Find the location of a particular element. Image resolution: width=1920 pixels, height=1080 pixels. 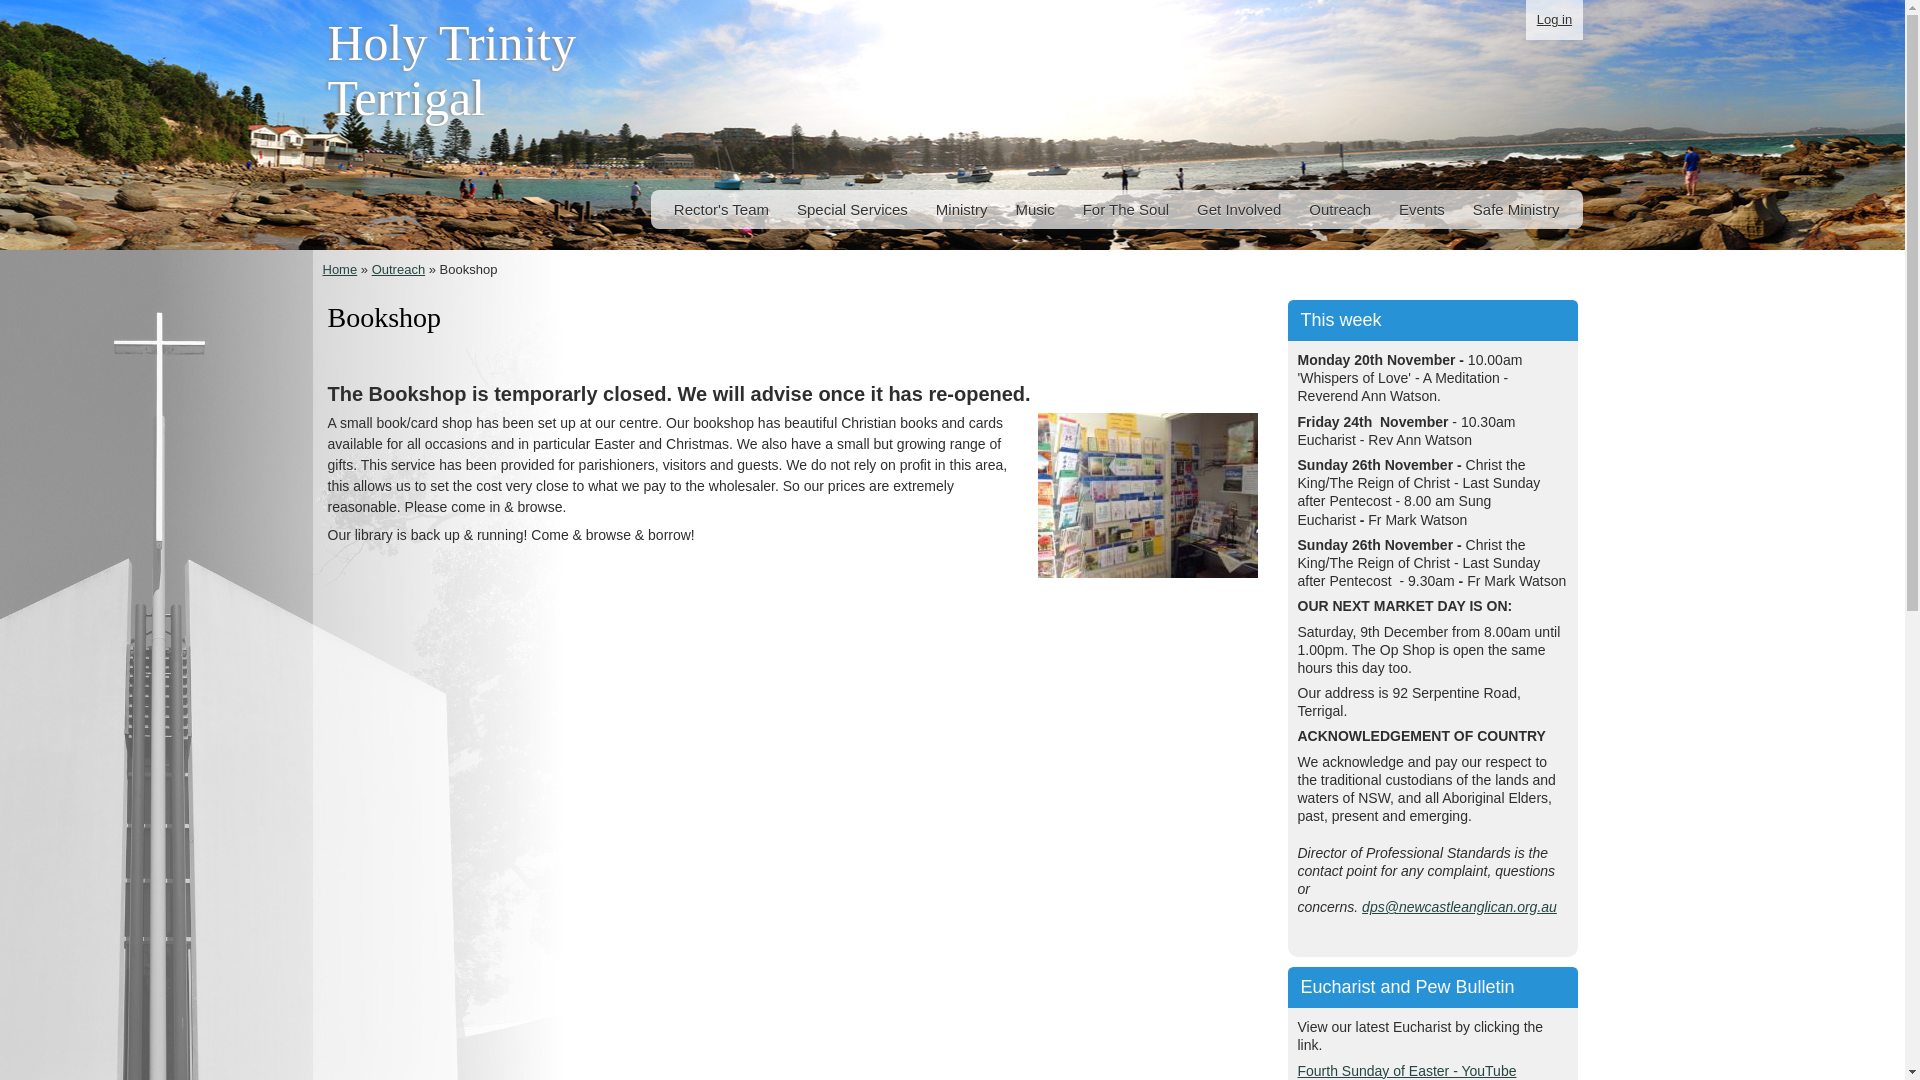

'Fourth Sunday of Easter - YouTube' is located at coordinates (1297, 1068).